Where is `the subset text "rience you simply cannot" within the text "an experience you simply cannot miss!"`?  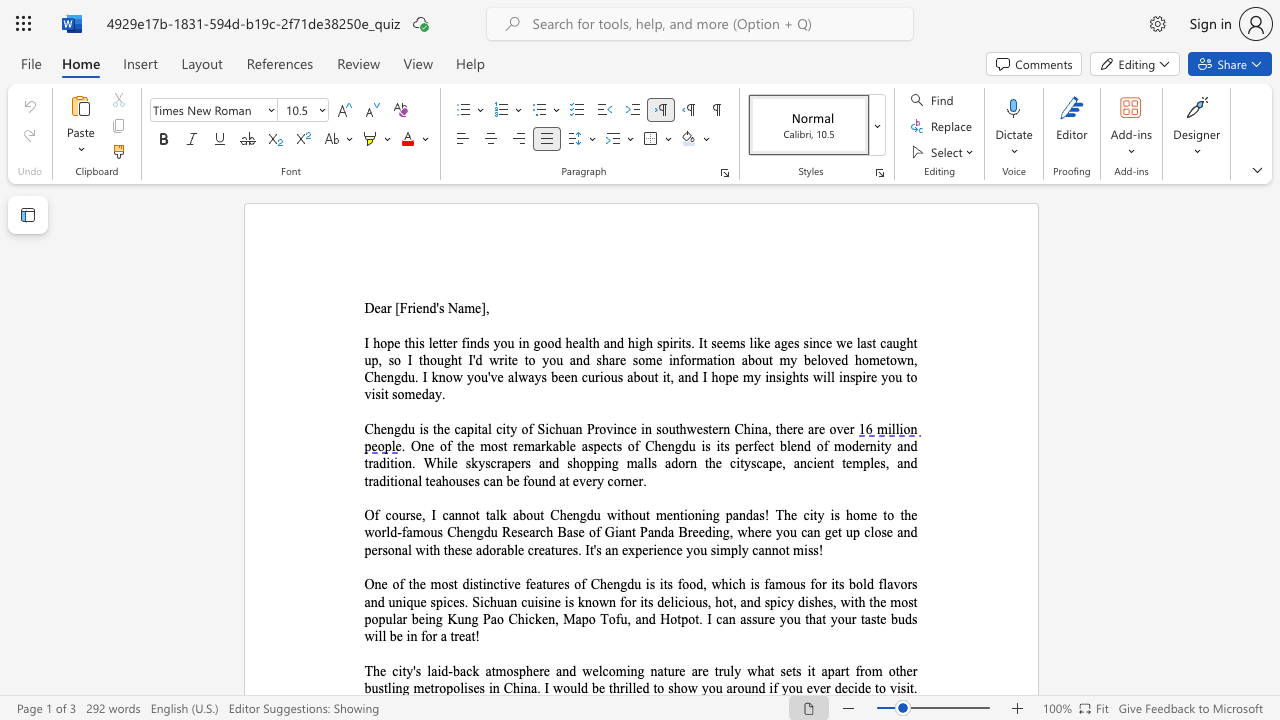
the subset text "rience you simply cannot" within the text "an experience you simply cannot miss!" is located at coordinates (648, 550).